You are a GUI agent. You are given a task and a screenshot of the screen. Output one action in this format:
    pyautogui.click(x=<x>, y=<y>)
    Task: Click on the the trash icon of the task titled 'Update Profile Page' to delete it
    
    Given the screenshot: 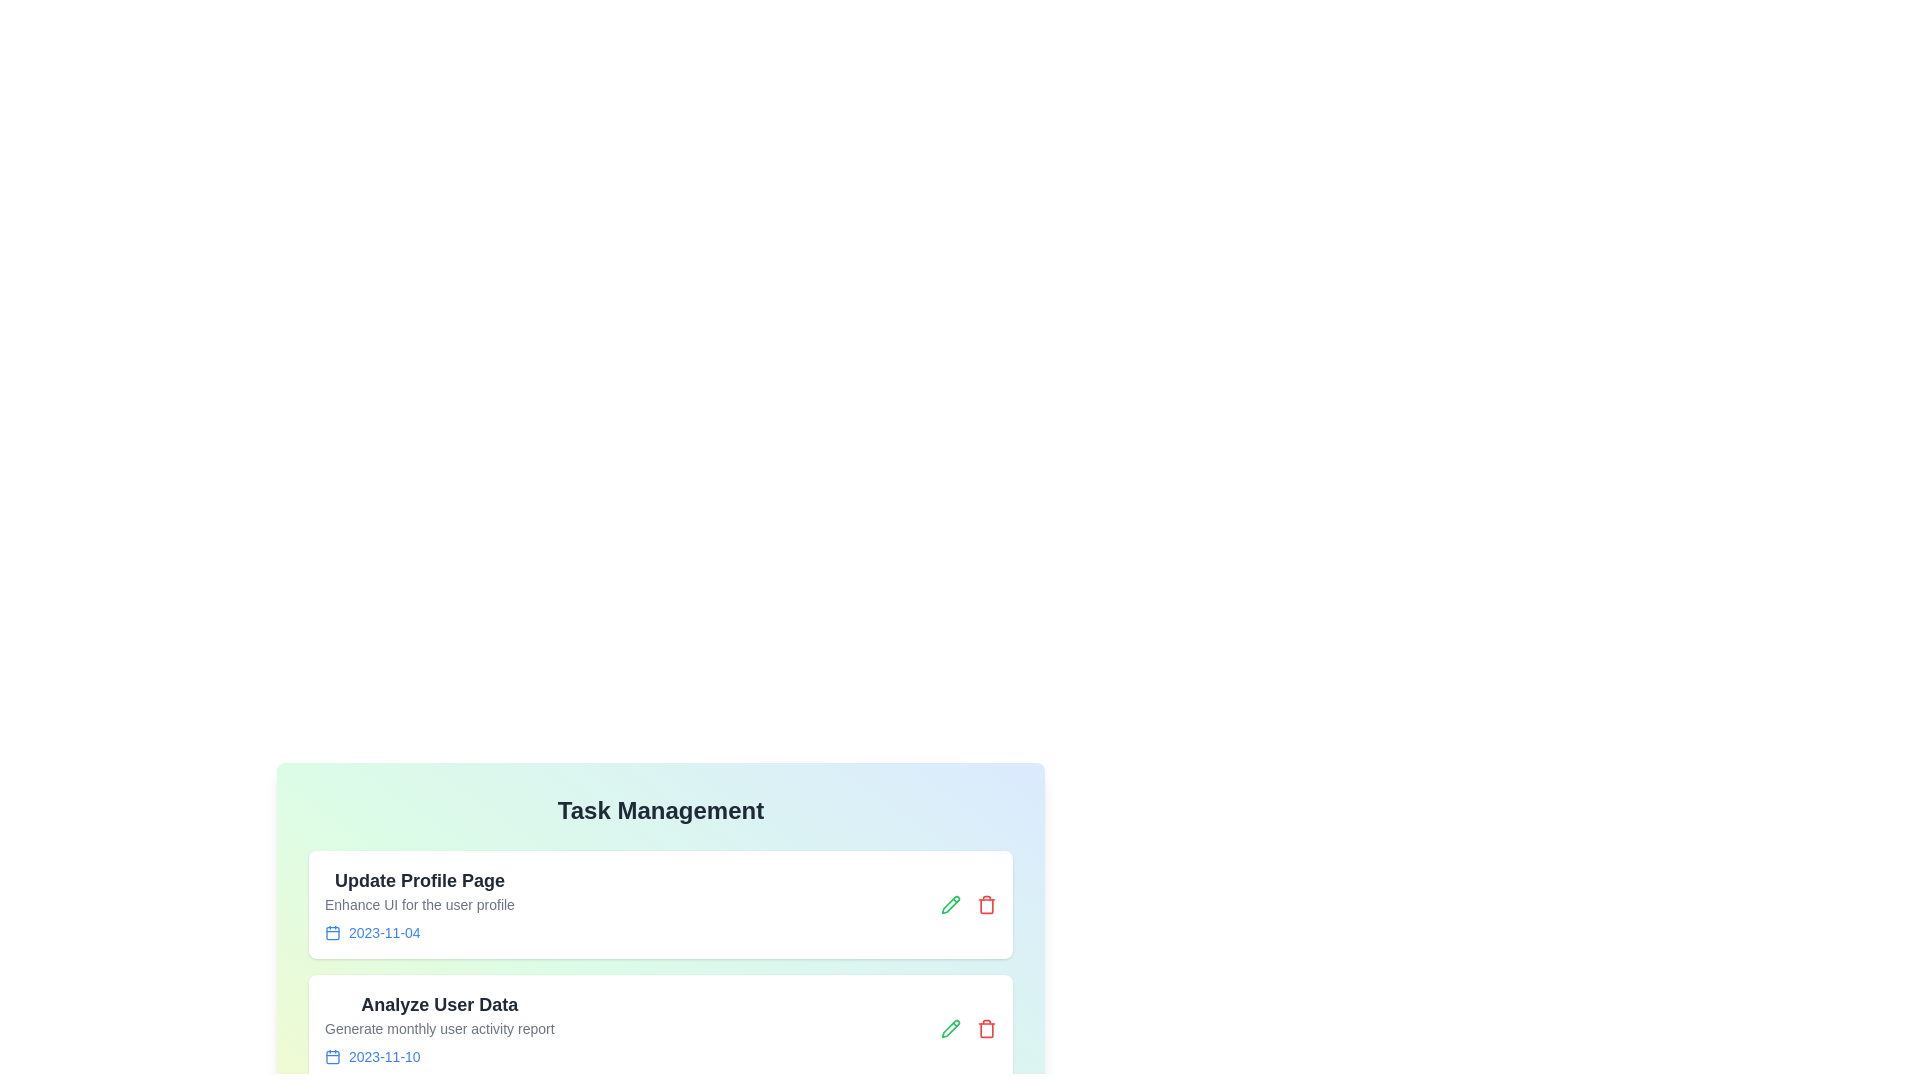 What is the action you would take?
    pyautogui.click(x=987, y=905)
    